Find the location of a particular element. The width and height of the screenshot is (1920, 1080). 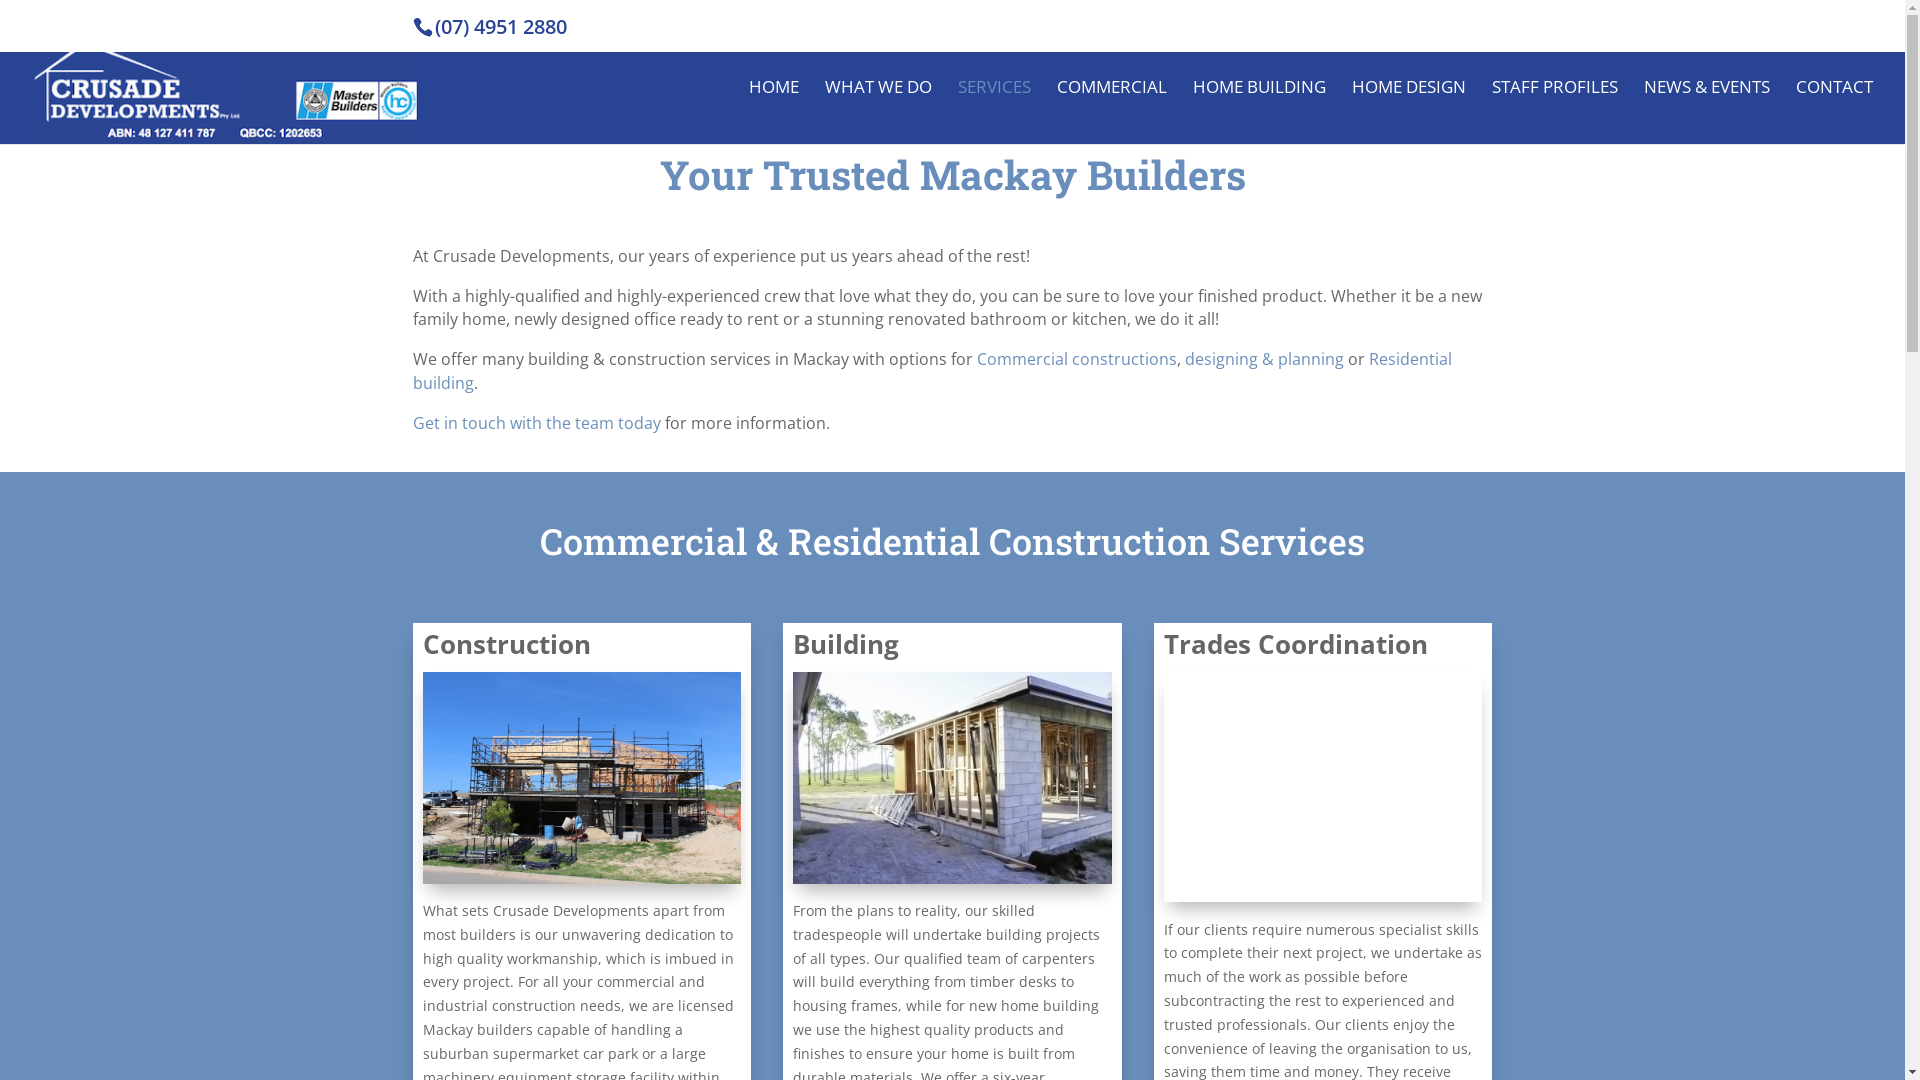

'STAFF PROFILES' is located at coordinates (1554, 111).